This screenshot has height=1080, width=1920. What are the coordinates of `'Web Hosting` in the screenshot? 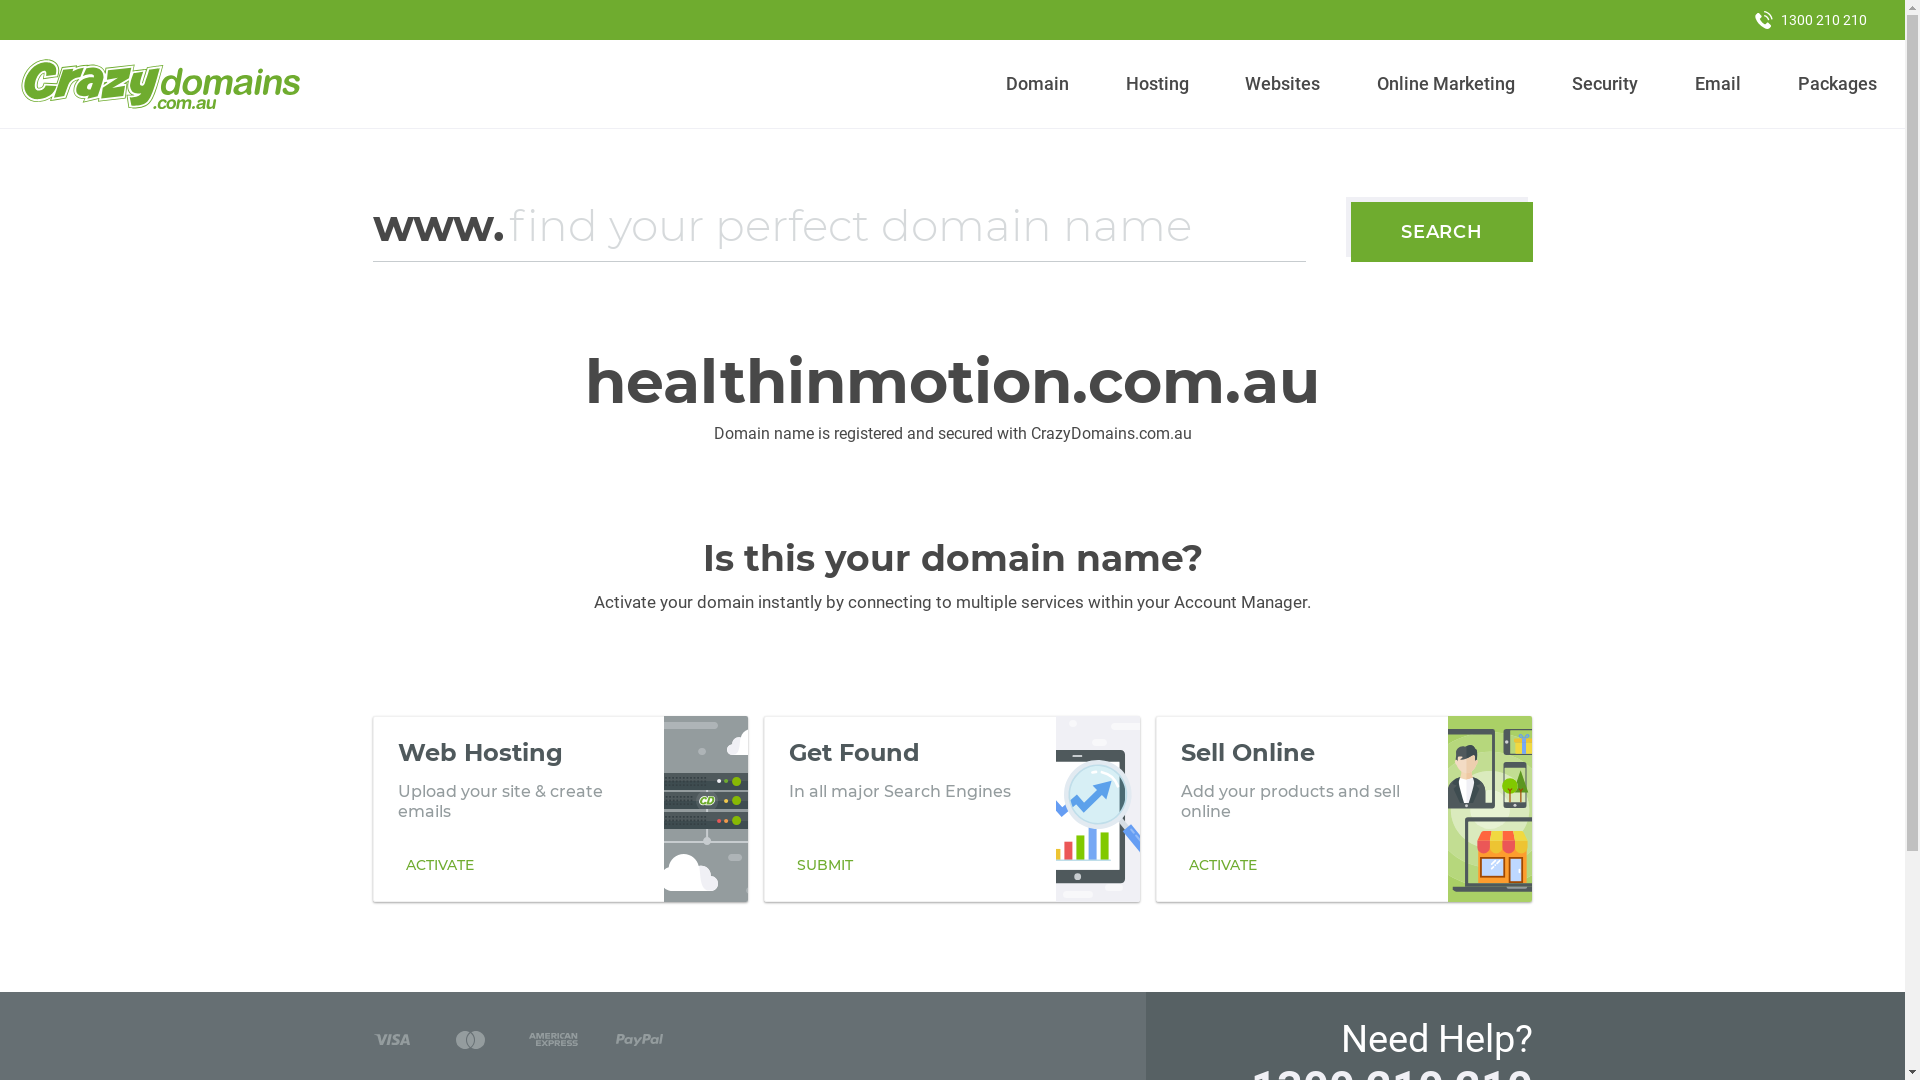 It's located at (560, 808).